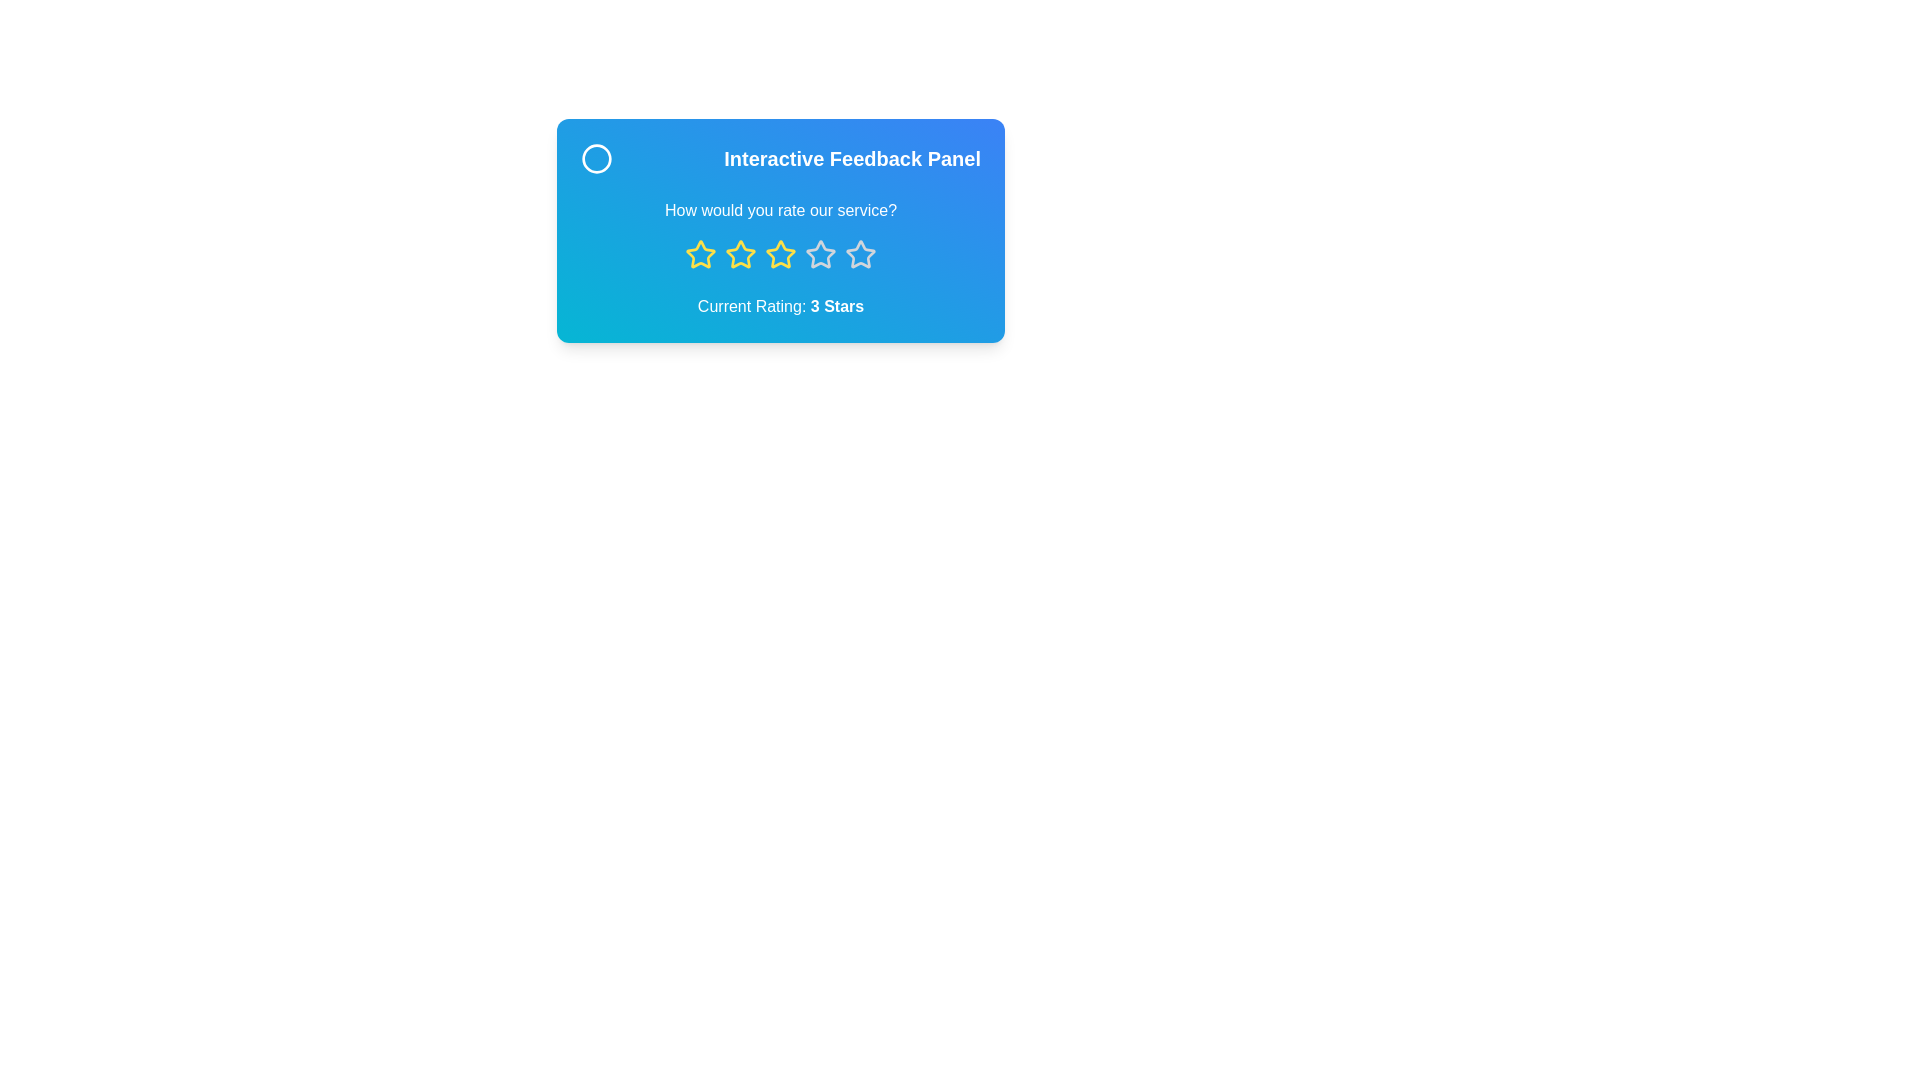 This screenshot has width=1920, height=1080. Describe the element at coordinates (820, 253) in the screenshot. I see `the star-shaped interactive icon, which is the third star in a row of five, located beneath the question 'How would you rate our service?' and above the text 'Current Rating: 3 Stars.'` at that location.